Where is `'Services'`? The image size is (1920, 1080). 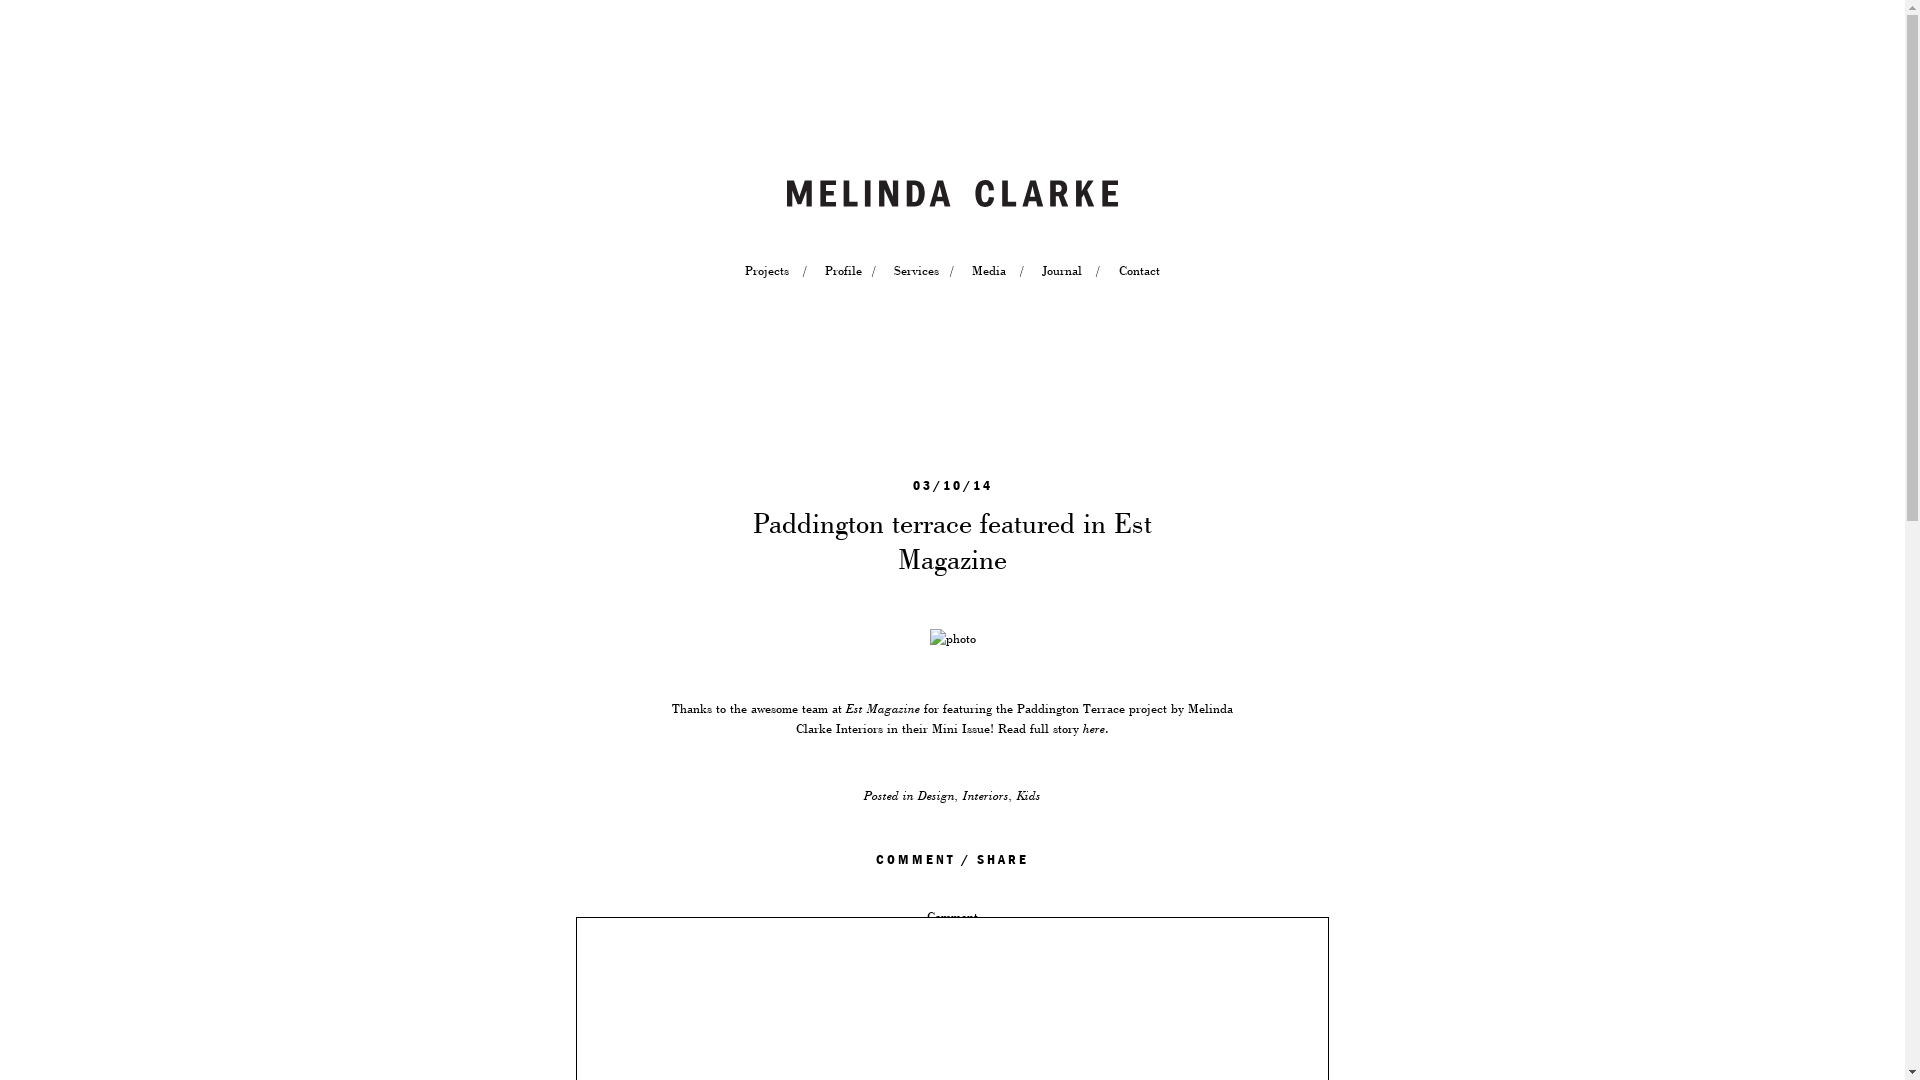
'Services' is located at coordinates (892, 270).